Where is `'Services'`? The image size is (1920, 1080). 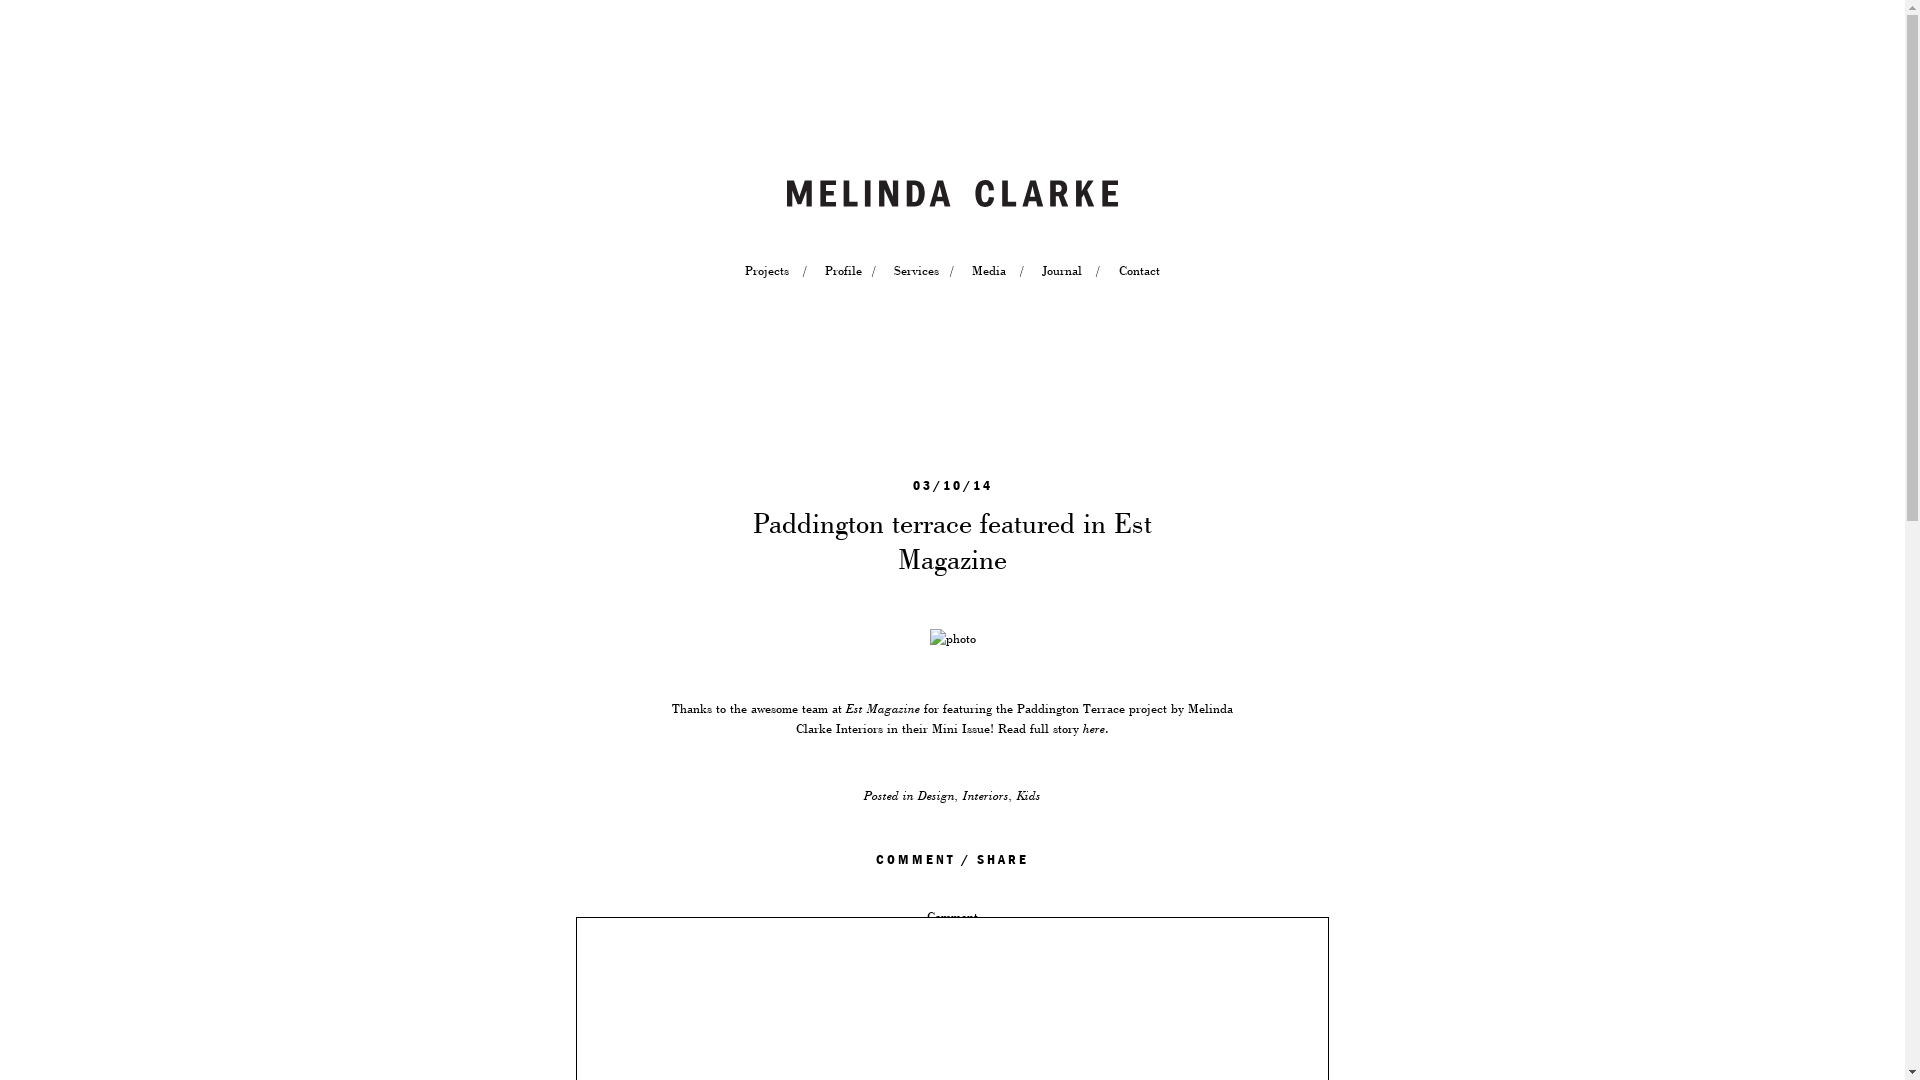
'Services' is located at coordinates (892, 270).